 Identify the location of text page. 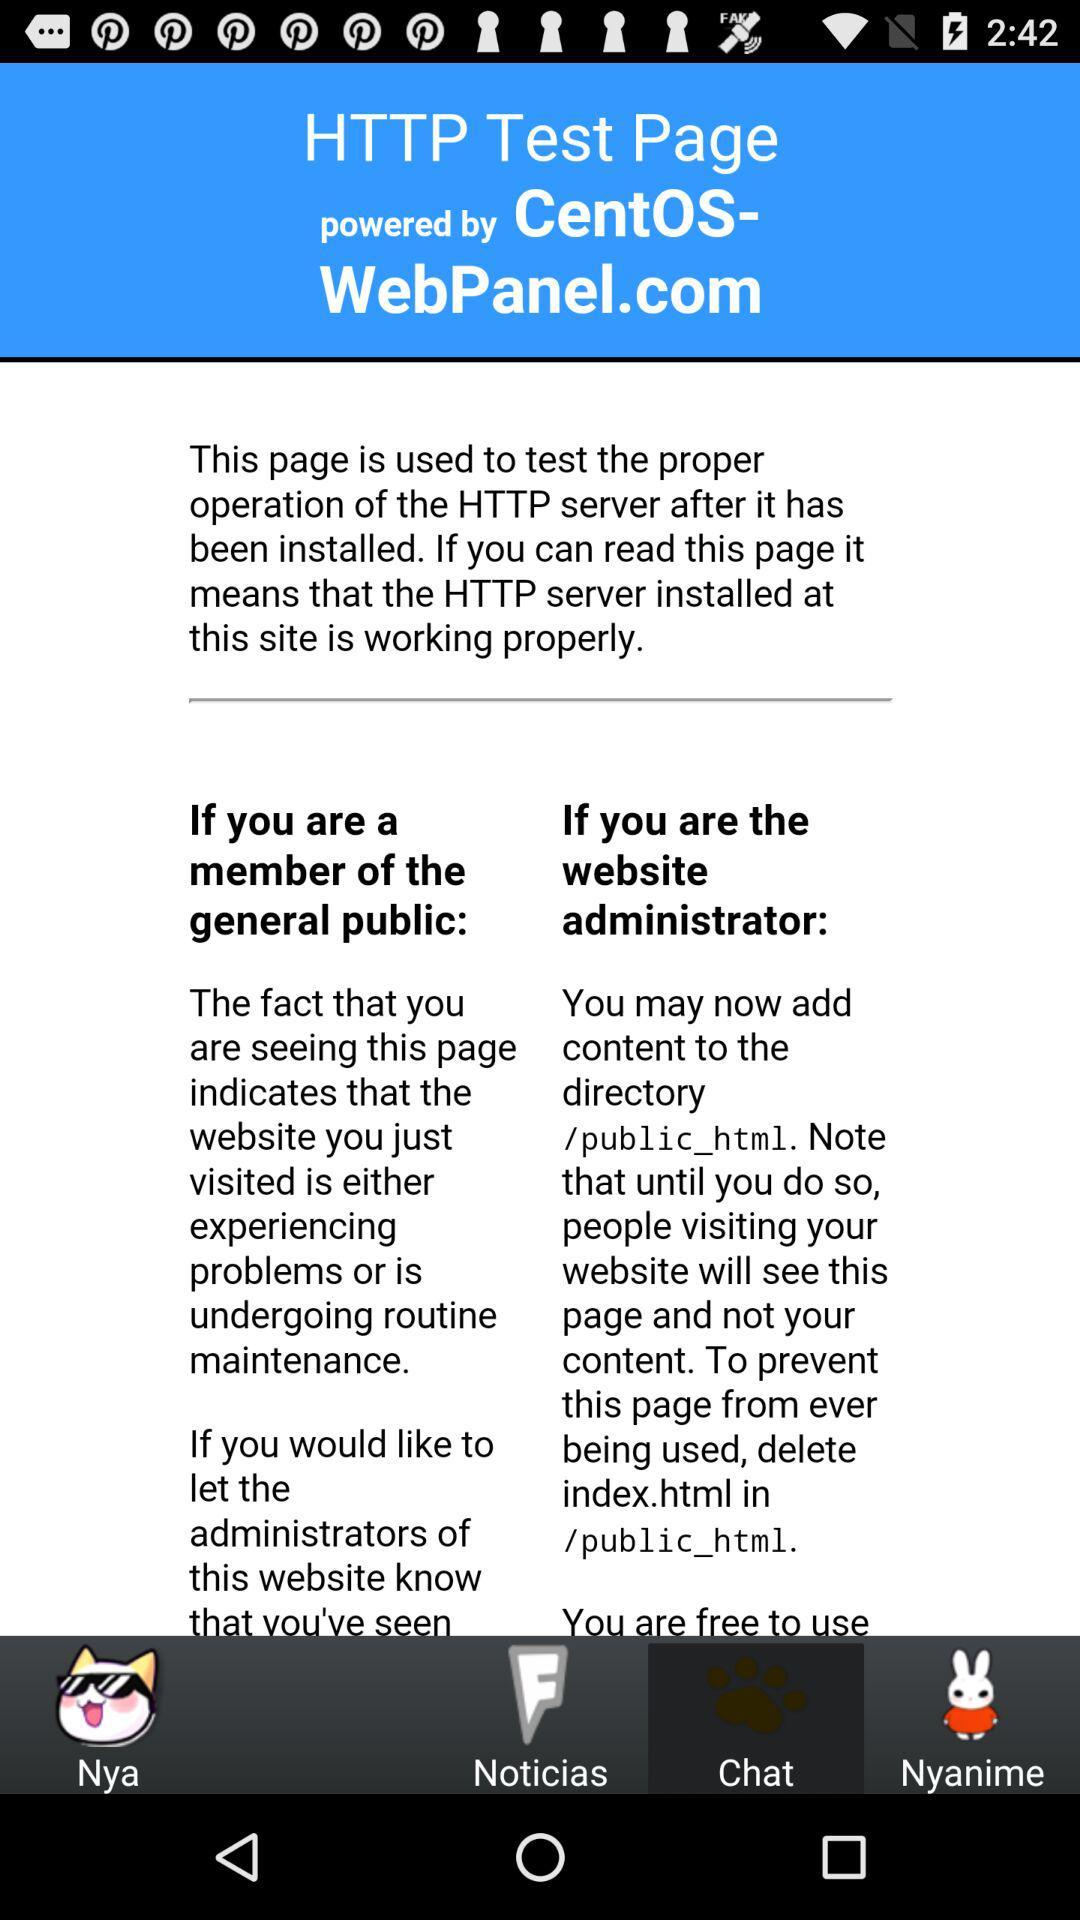
(540, 849).